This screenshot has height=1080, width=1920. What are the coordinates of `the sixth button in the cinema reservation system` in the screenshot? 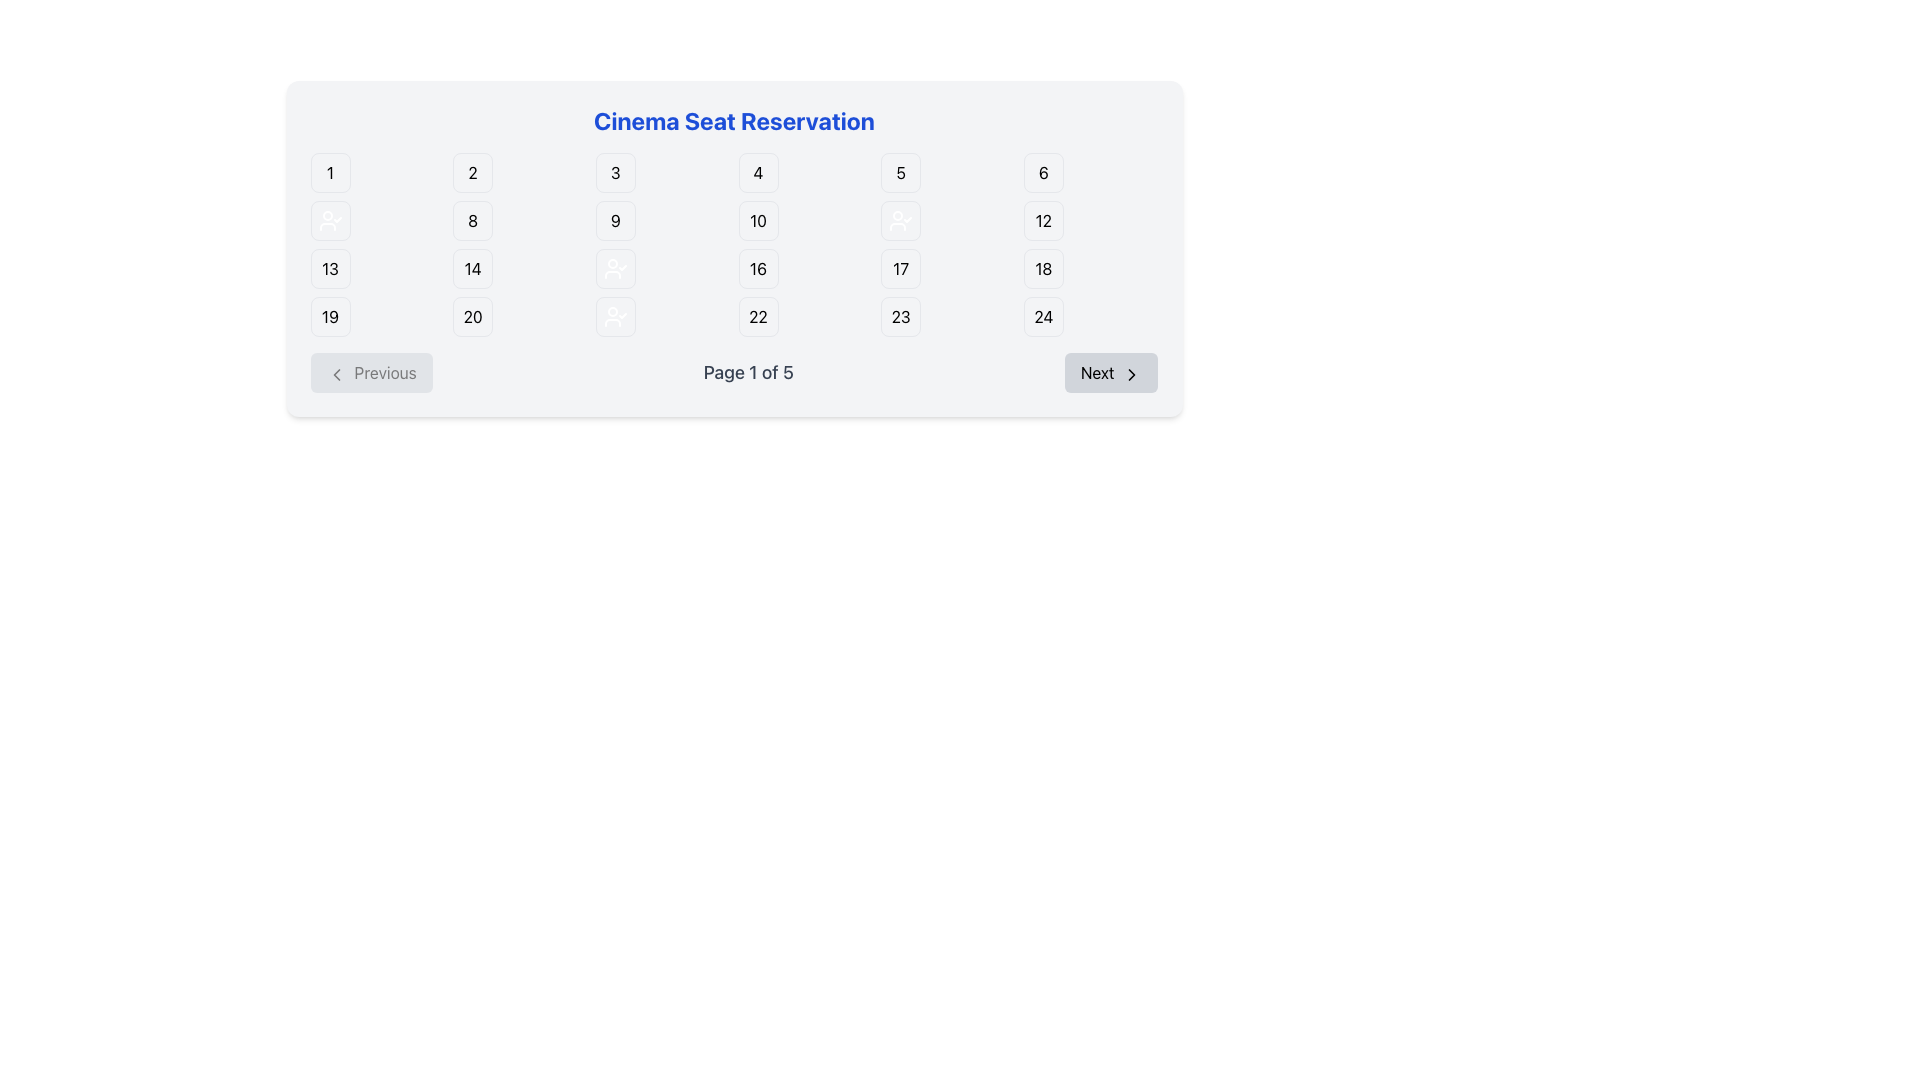 It's located at (1042, 172).